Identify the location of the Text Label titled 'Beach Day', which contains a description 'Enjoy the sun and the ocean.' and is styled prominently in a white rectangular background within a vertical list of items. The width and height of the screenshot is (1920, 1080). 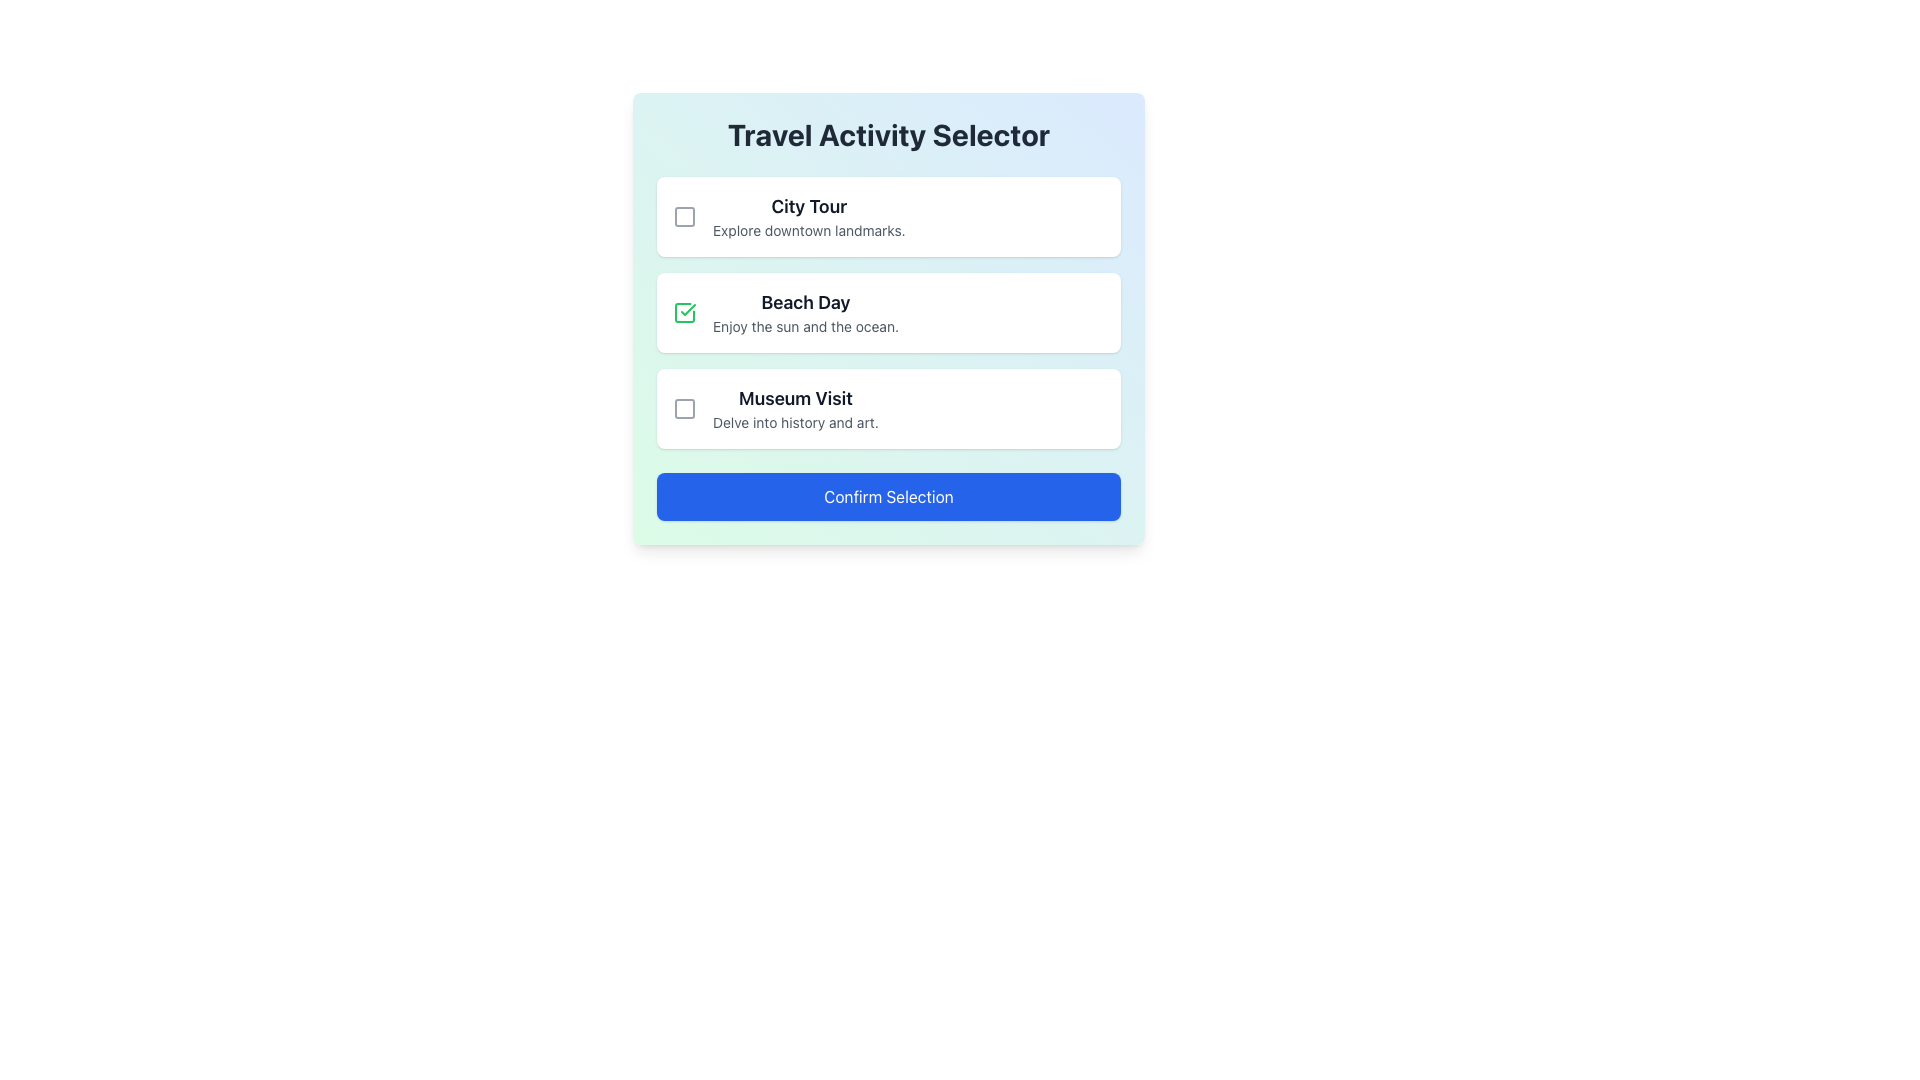
(806, 312).